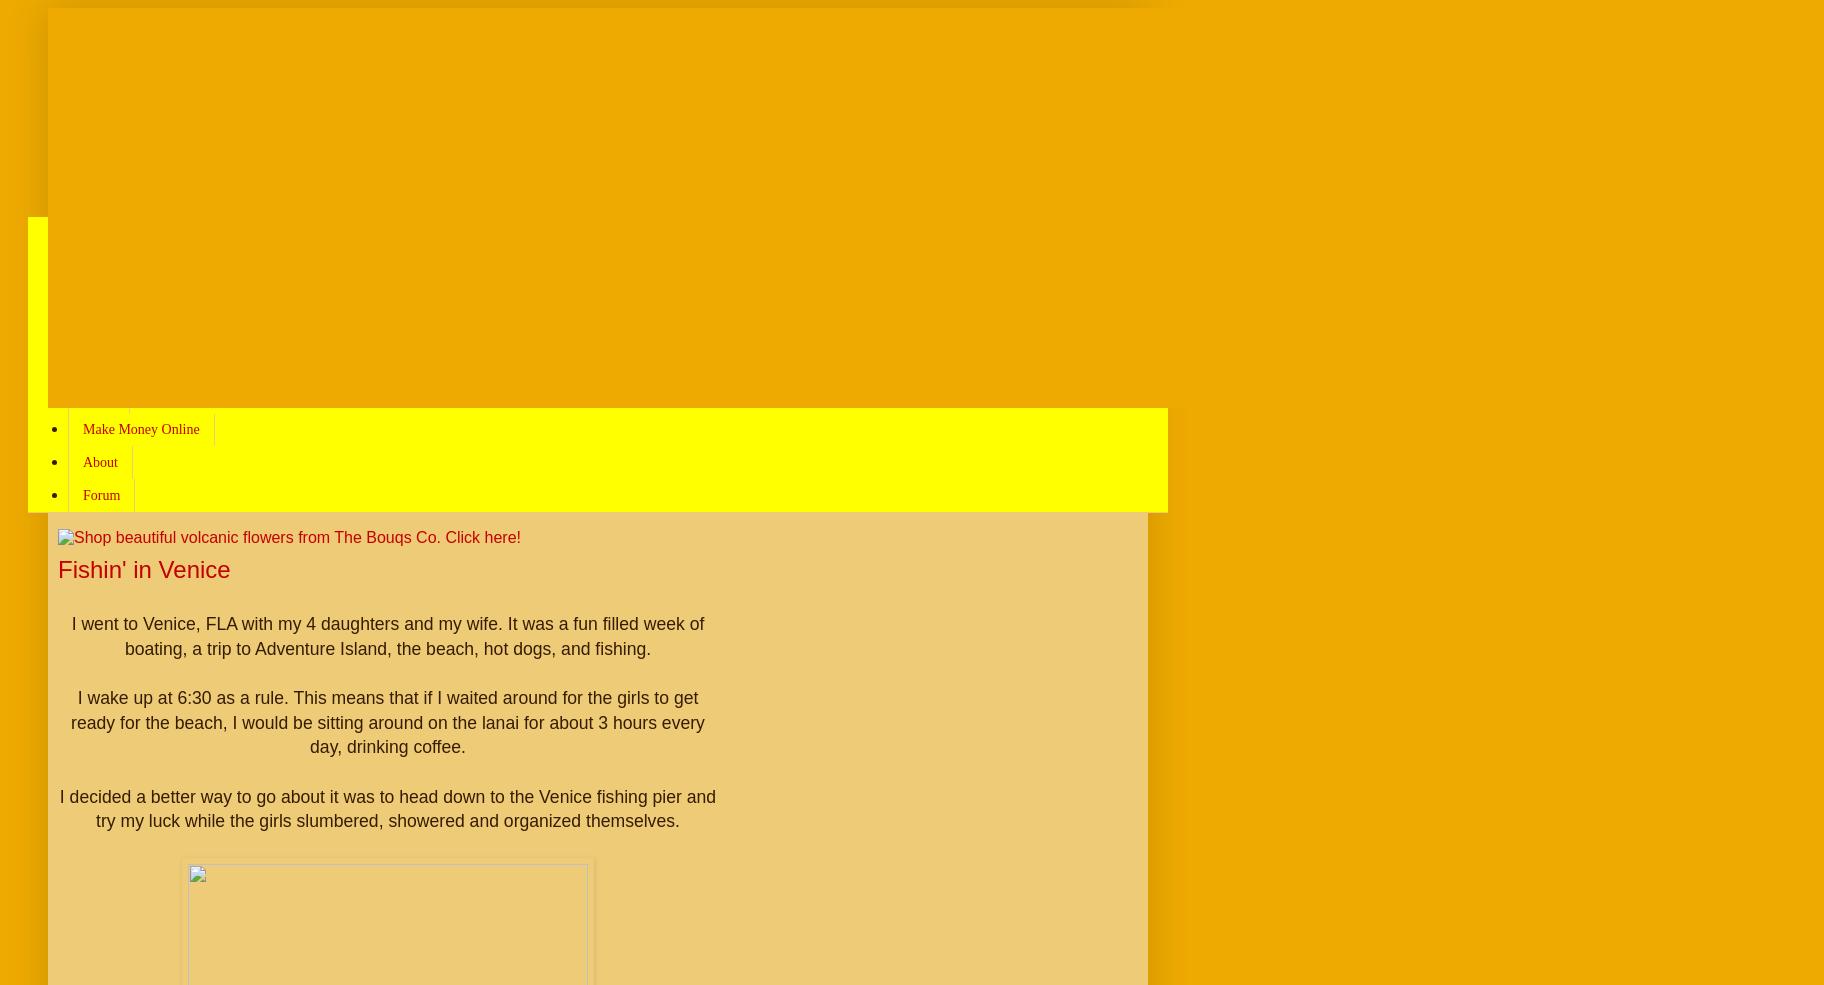 The image size is (1824, 985). I want to click on 'Used Hot Dog Equipment', so click(154, 363).